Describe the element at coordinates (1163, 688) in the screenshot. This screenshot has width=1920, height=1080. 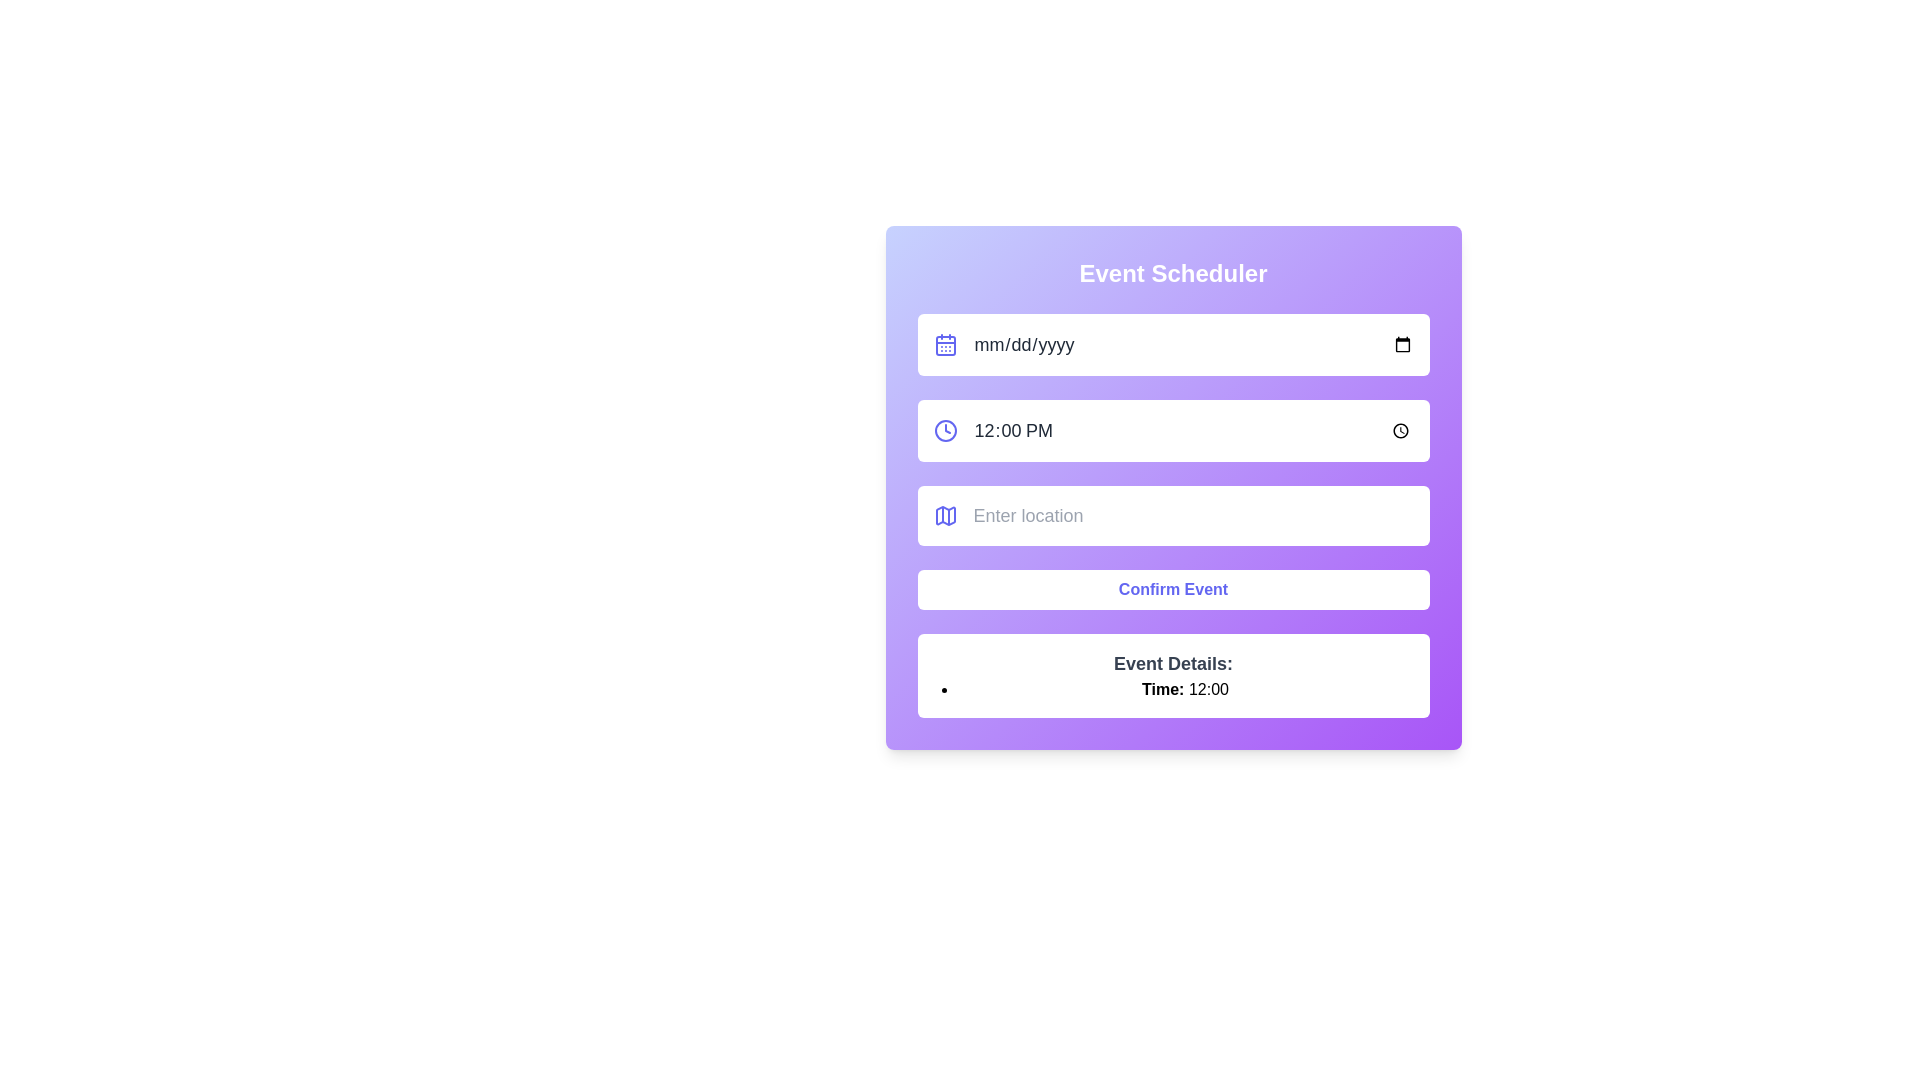
I see `the static text label that describes the associated time data '12:00', located in the 'Event Details:' block, to the left of the time information` at that location.